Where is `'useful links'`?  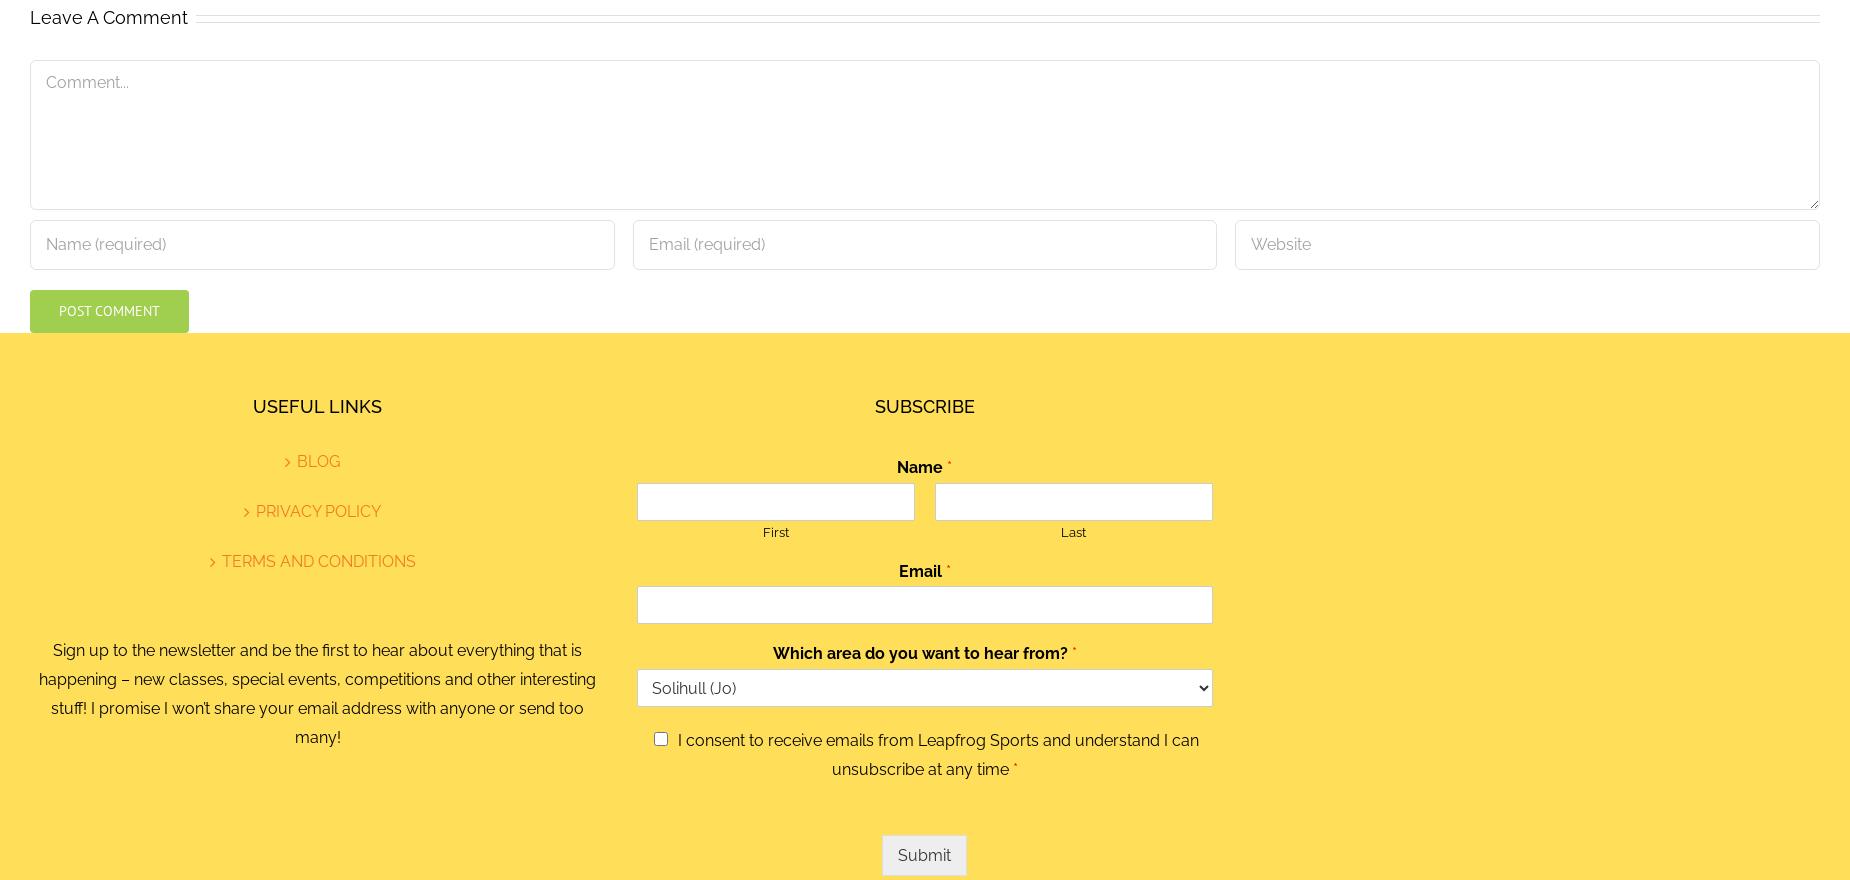 'useful links' is located at coordinates (316, 405).